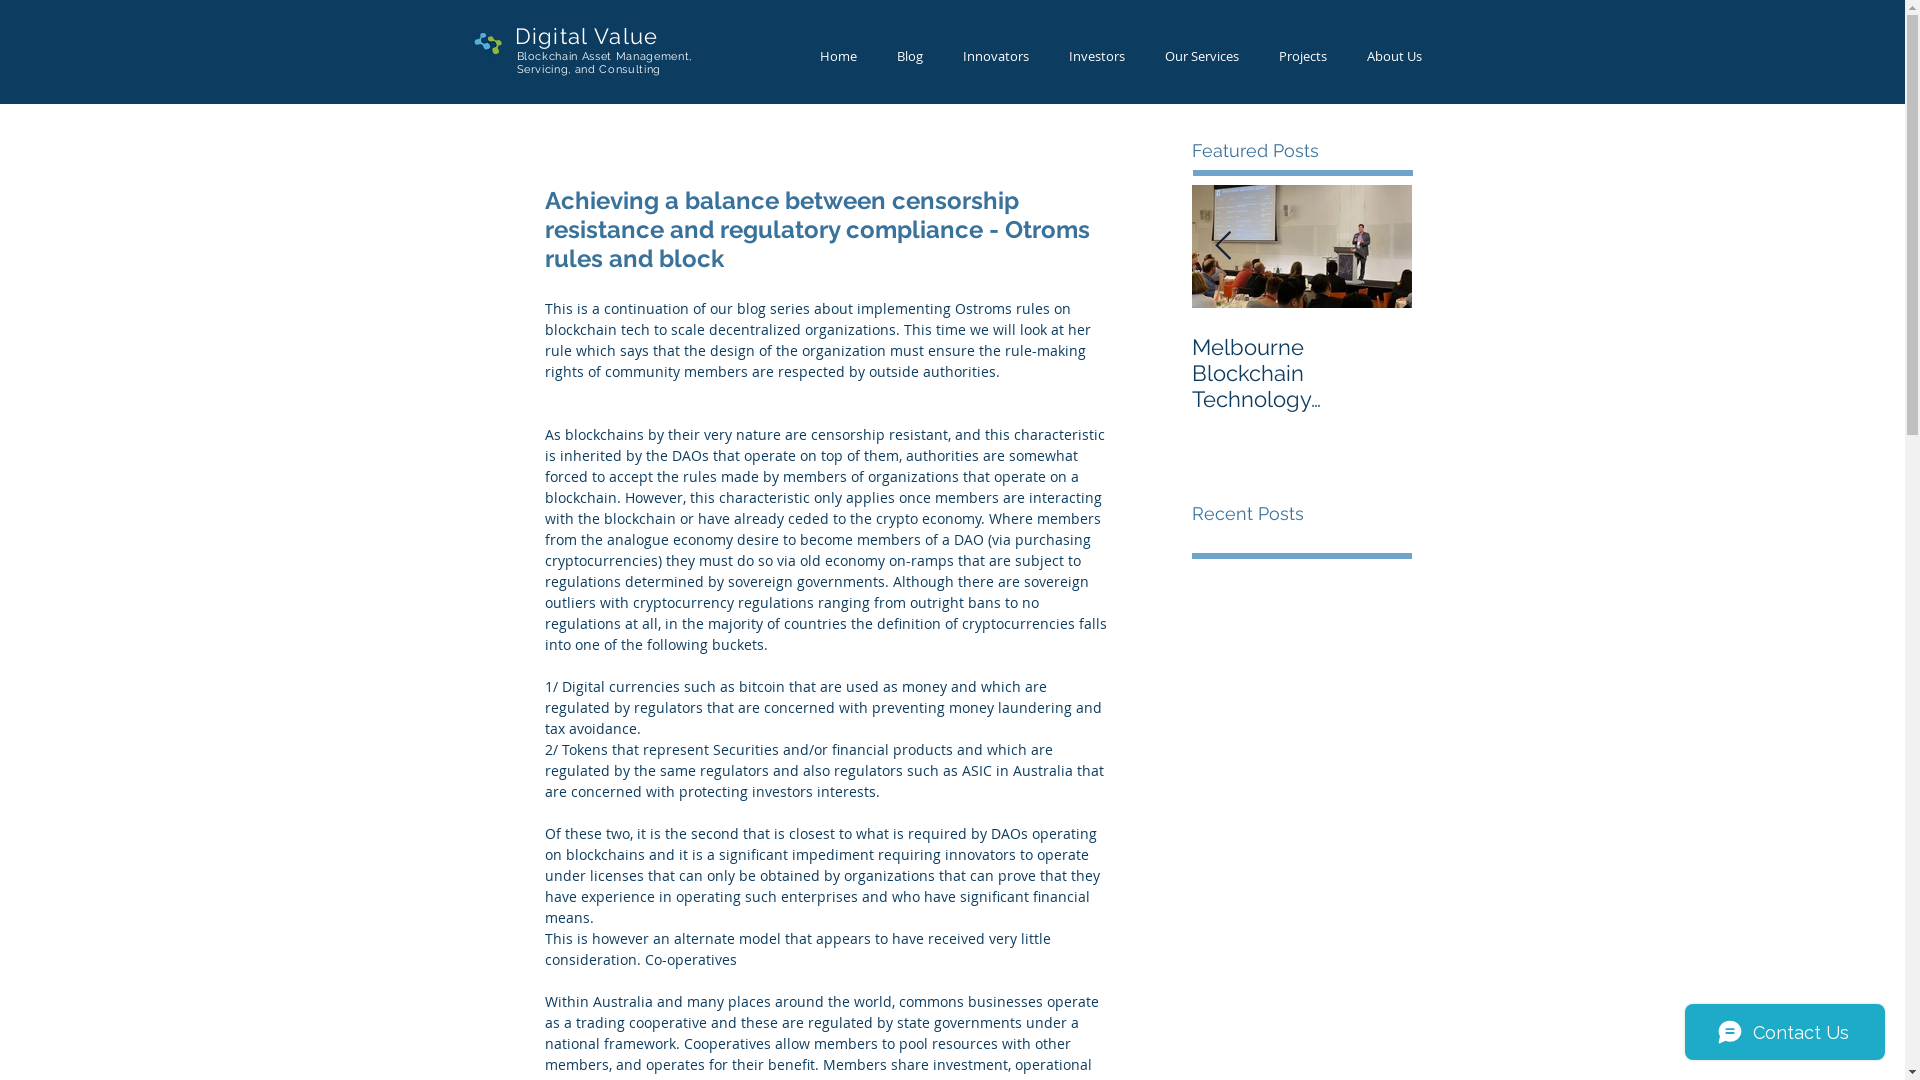 The width and height of the screenshot is (1920, 1080). I want to click on 'Digital Value', so click(584, 35).